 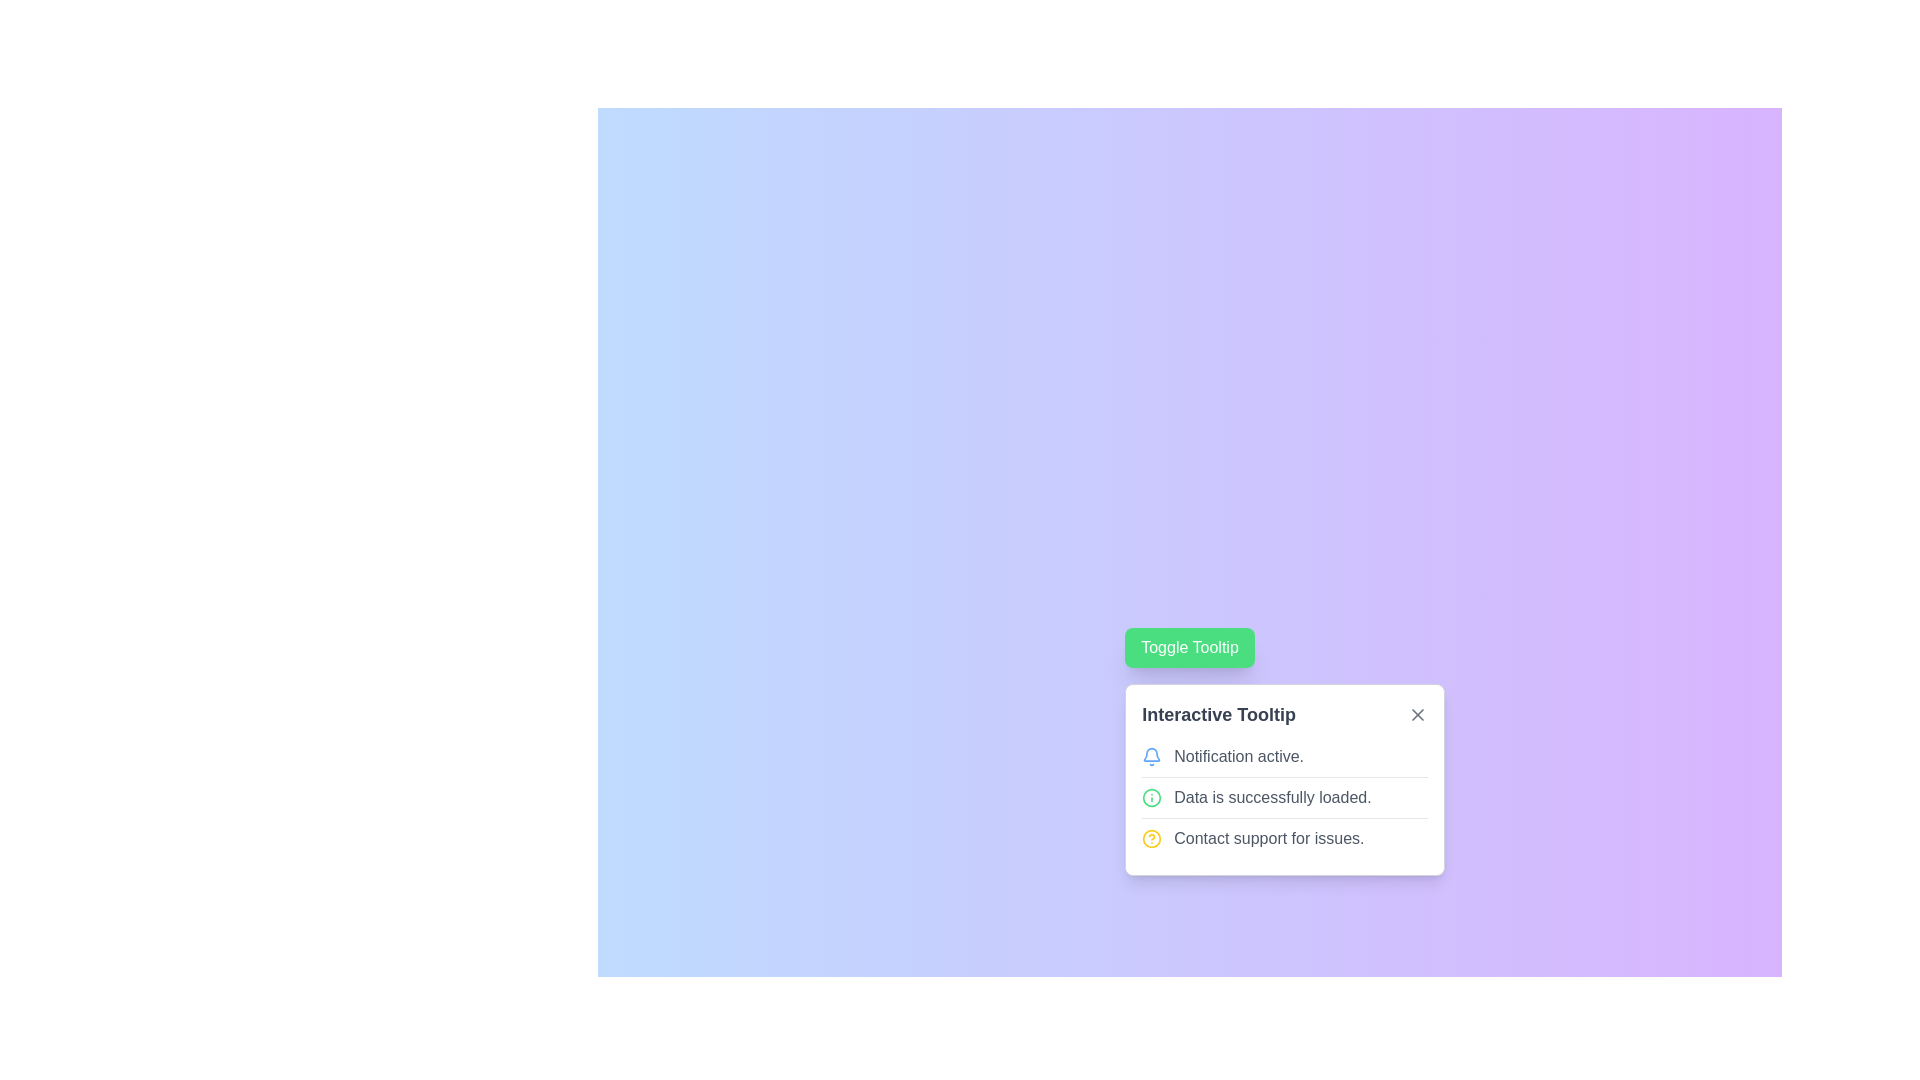 I want to click on the icons in the 'Interactive Tooltip' which is styled with a white background, gray border, and contains the title and list items, so click(x=1285, y=778).